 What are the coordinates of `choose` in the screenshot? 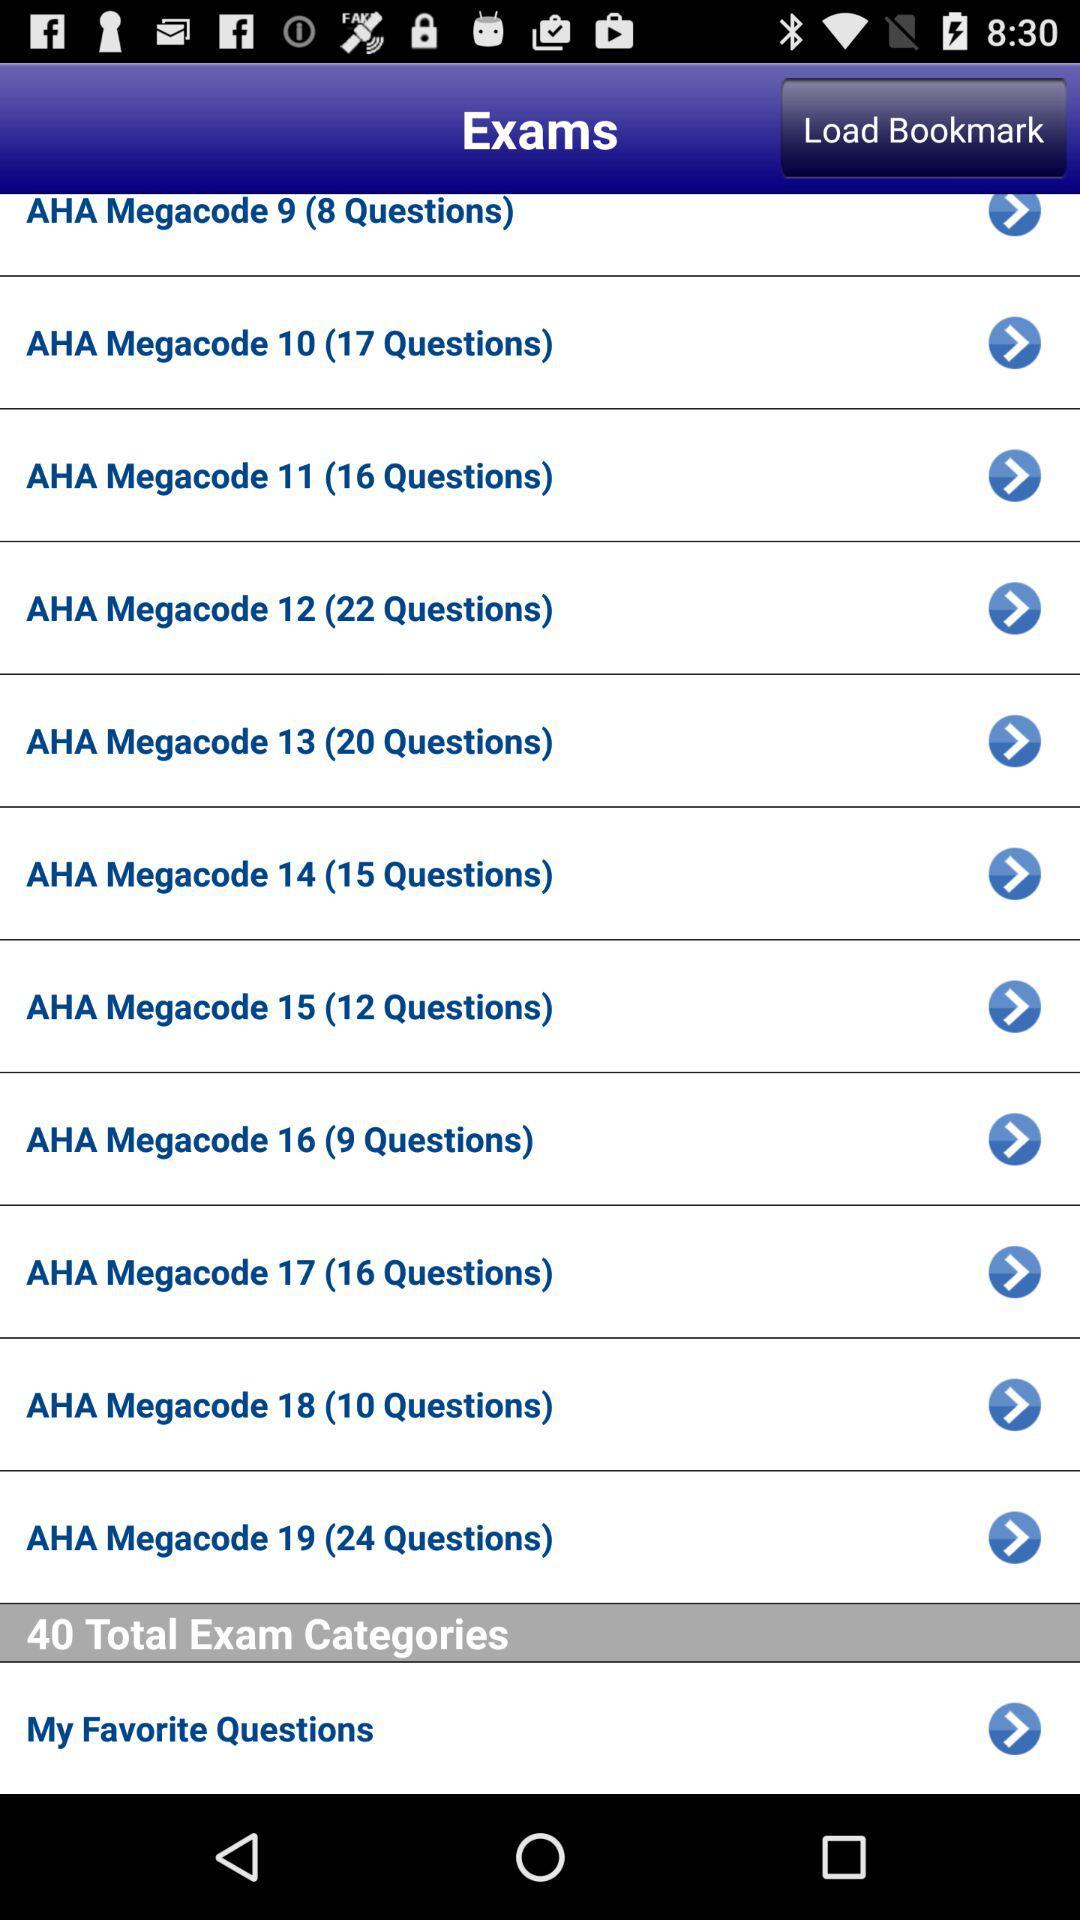 It's located at (1014, 739).